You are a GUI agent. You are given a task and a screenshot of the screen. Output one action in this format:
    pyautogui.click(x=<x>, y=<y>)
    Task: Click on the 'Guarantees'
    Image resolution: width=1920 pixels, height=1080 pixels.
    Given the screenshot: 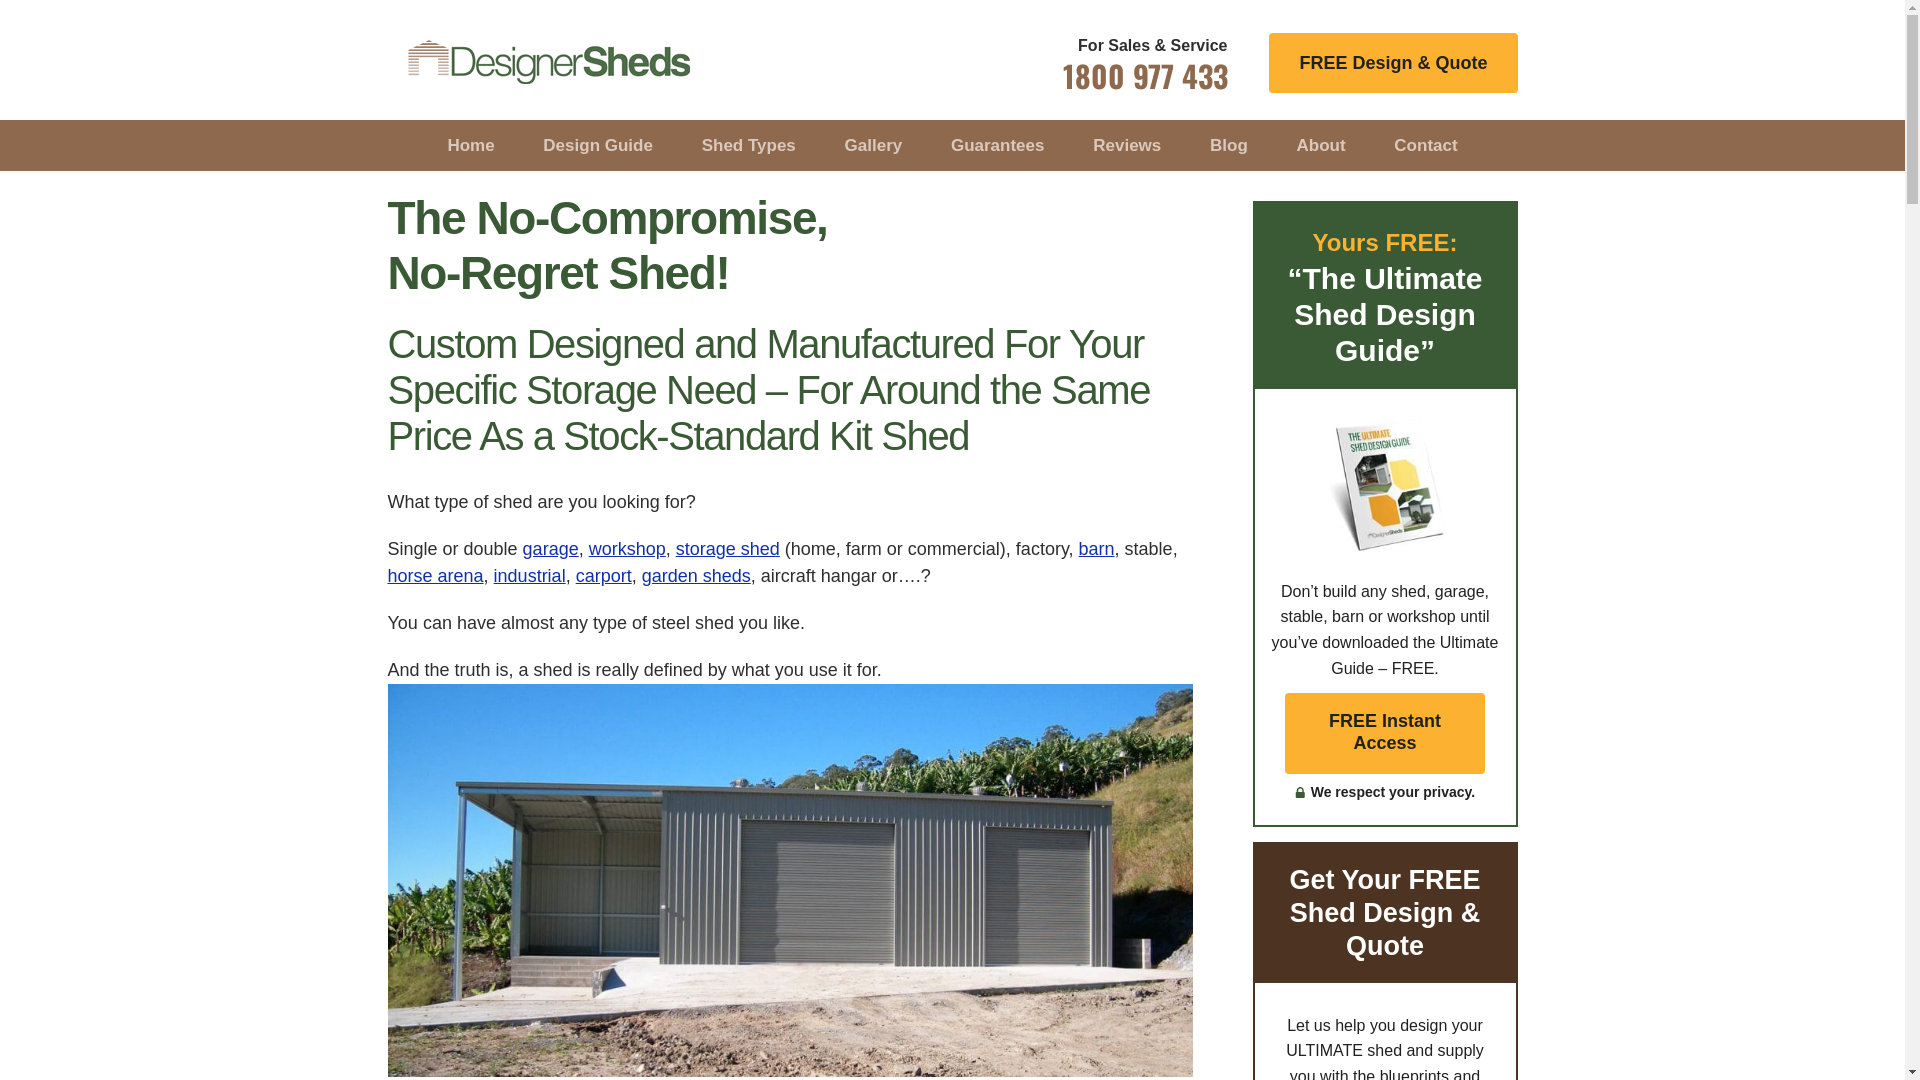 What is the action you would take?
    pyautogui.click(x=998, y=144)
    